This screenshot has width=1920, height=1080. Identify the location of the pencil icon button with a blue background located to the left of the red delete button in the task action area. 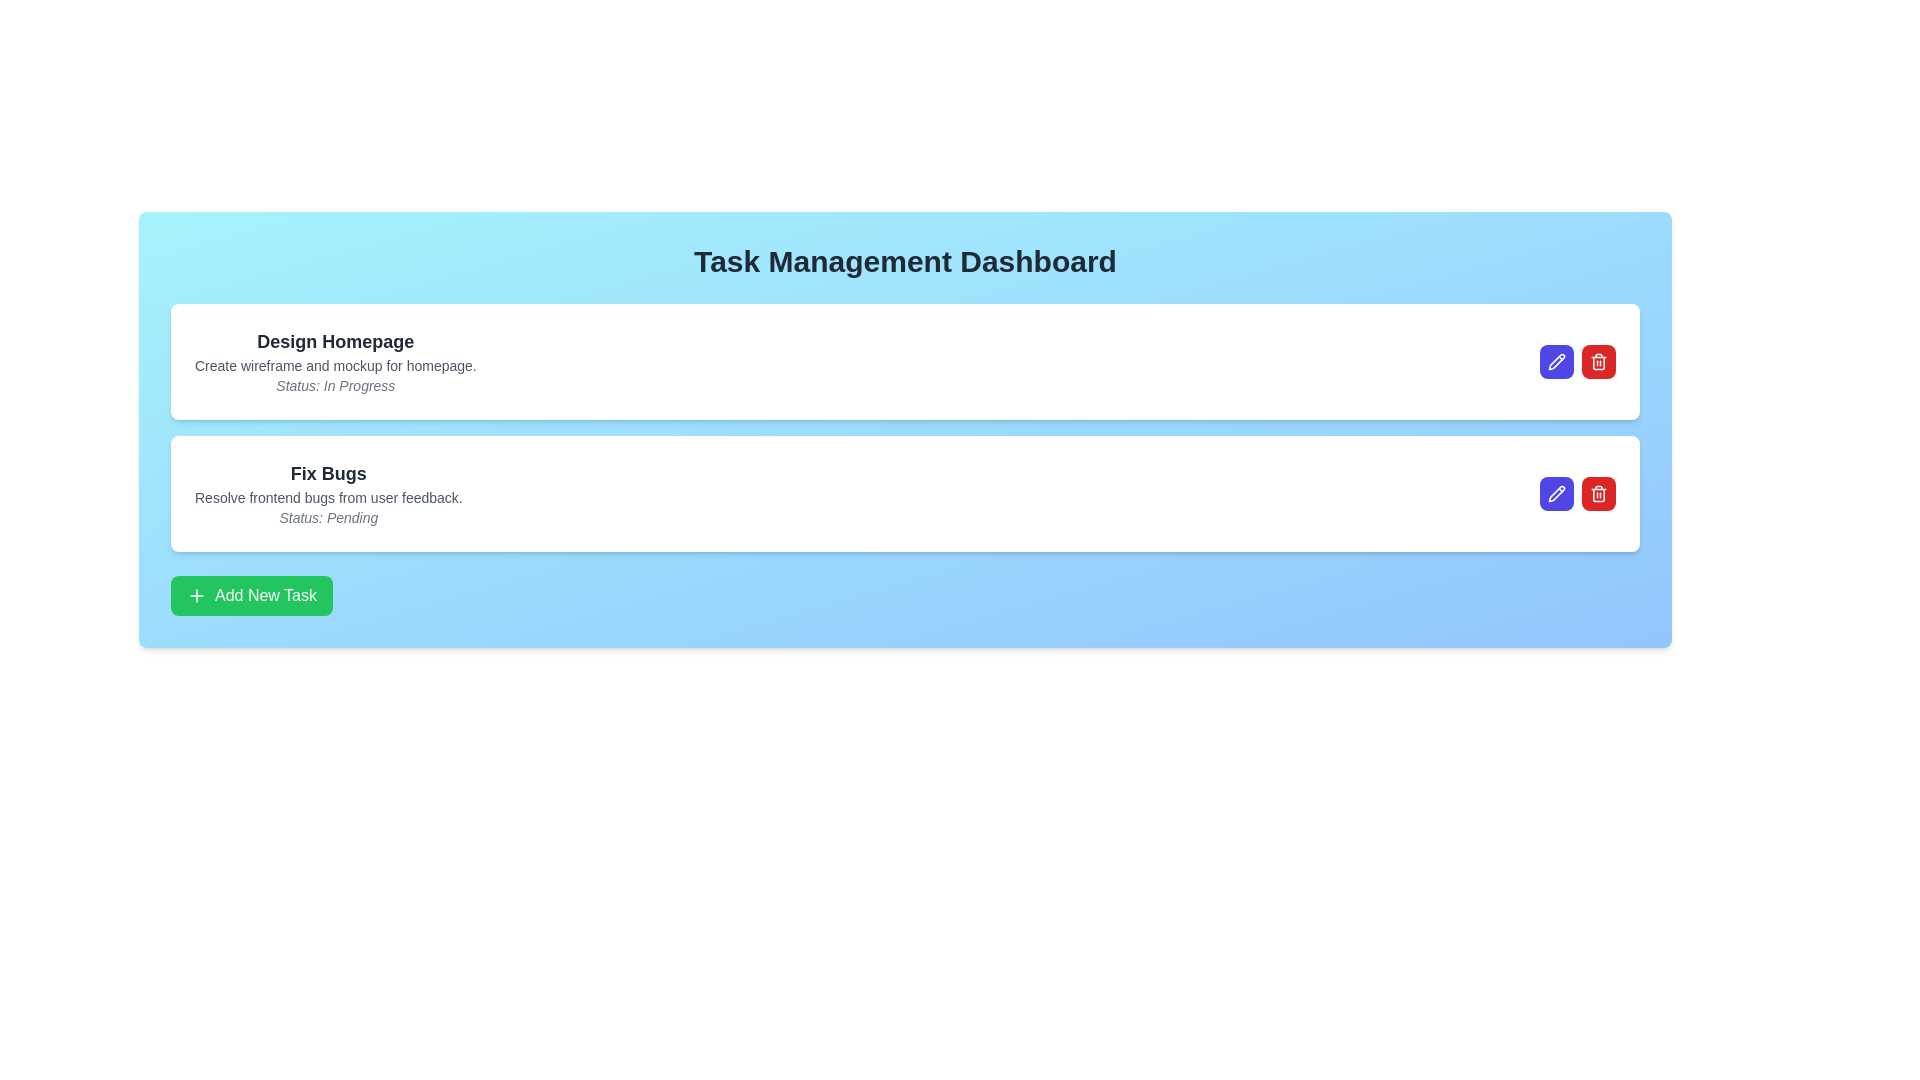
(1554, 361).